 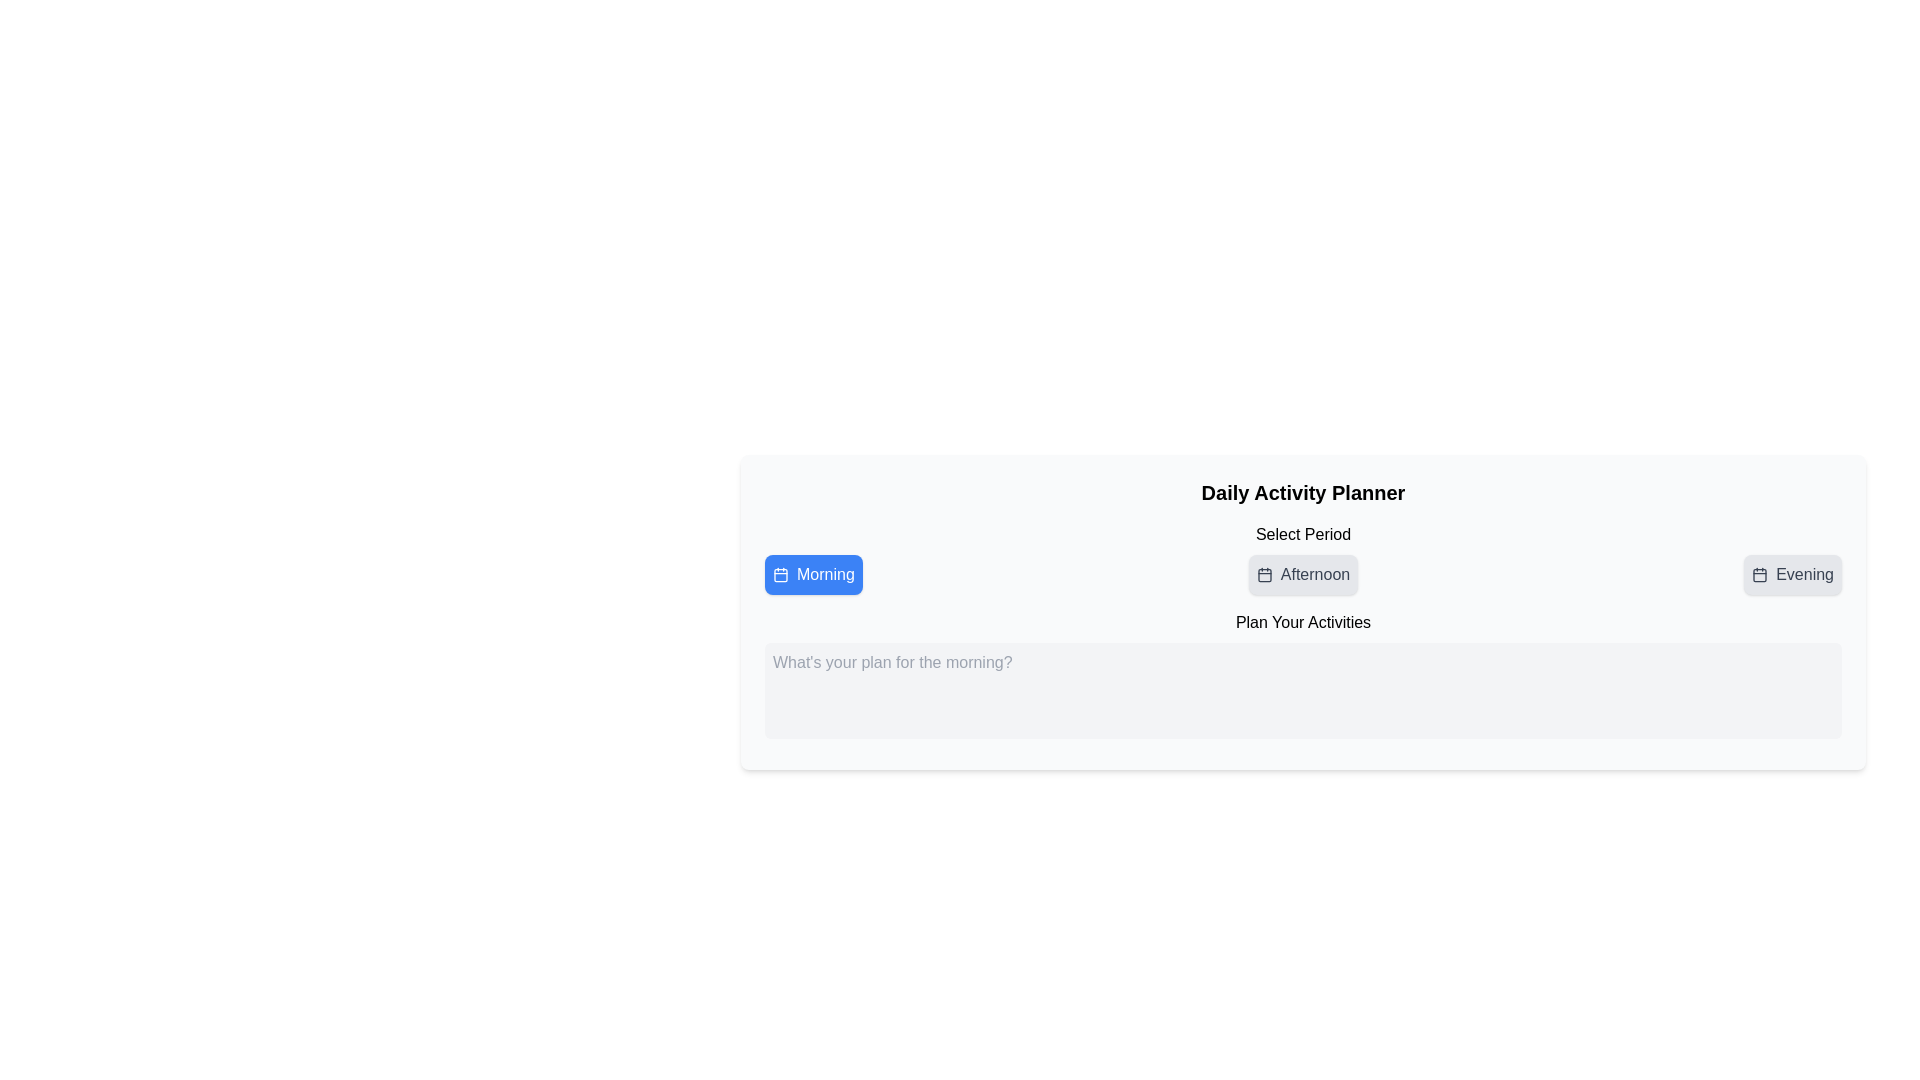 I want to click on the 'Afternoon' button, which is a horizontally rectangular button with a calendar icon, using keyboard navigation, so click(x=1303, y=574).